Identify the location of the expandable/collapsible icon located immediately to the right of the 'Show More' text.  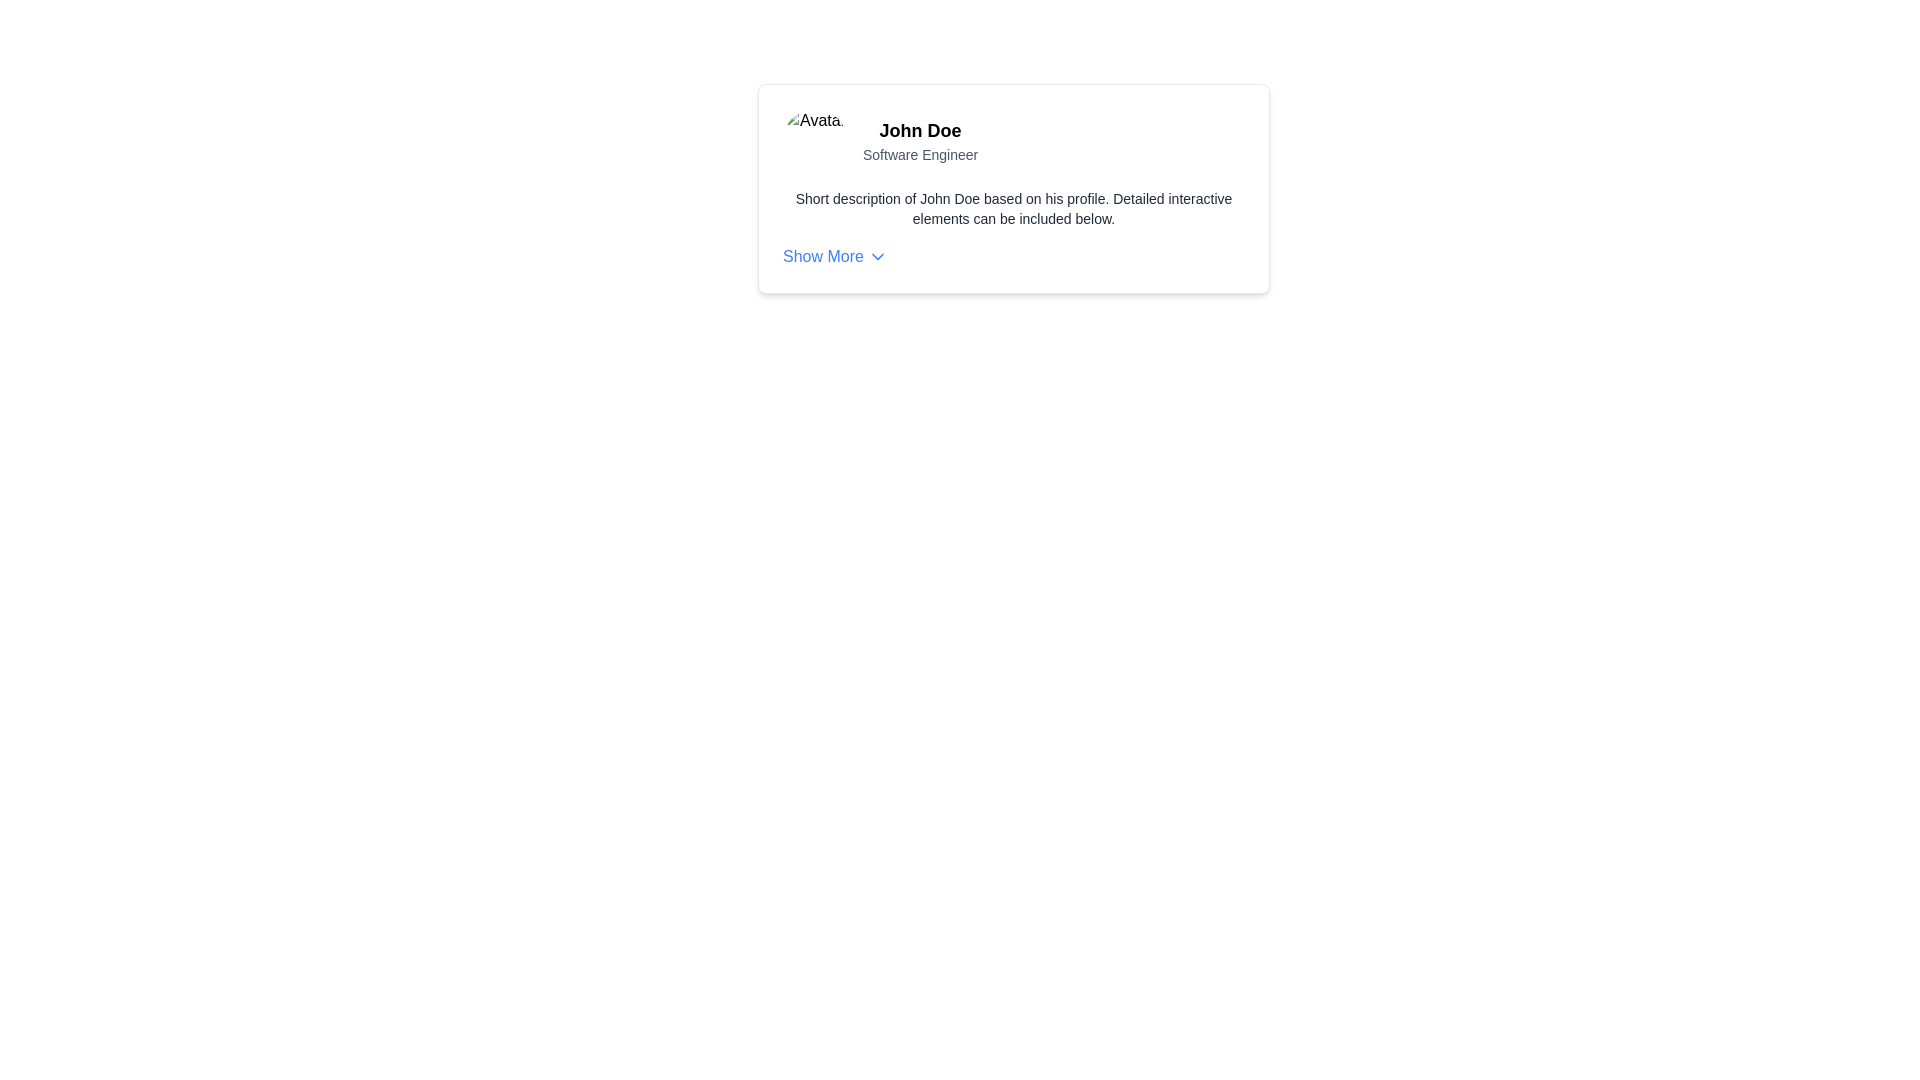
(877, 256).